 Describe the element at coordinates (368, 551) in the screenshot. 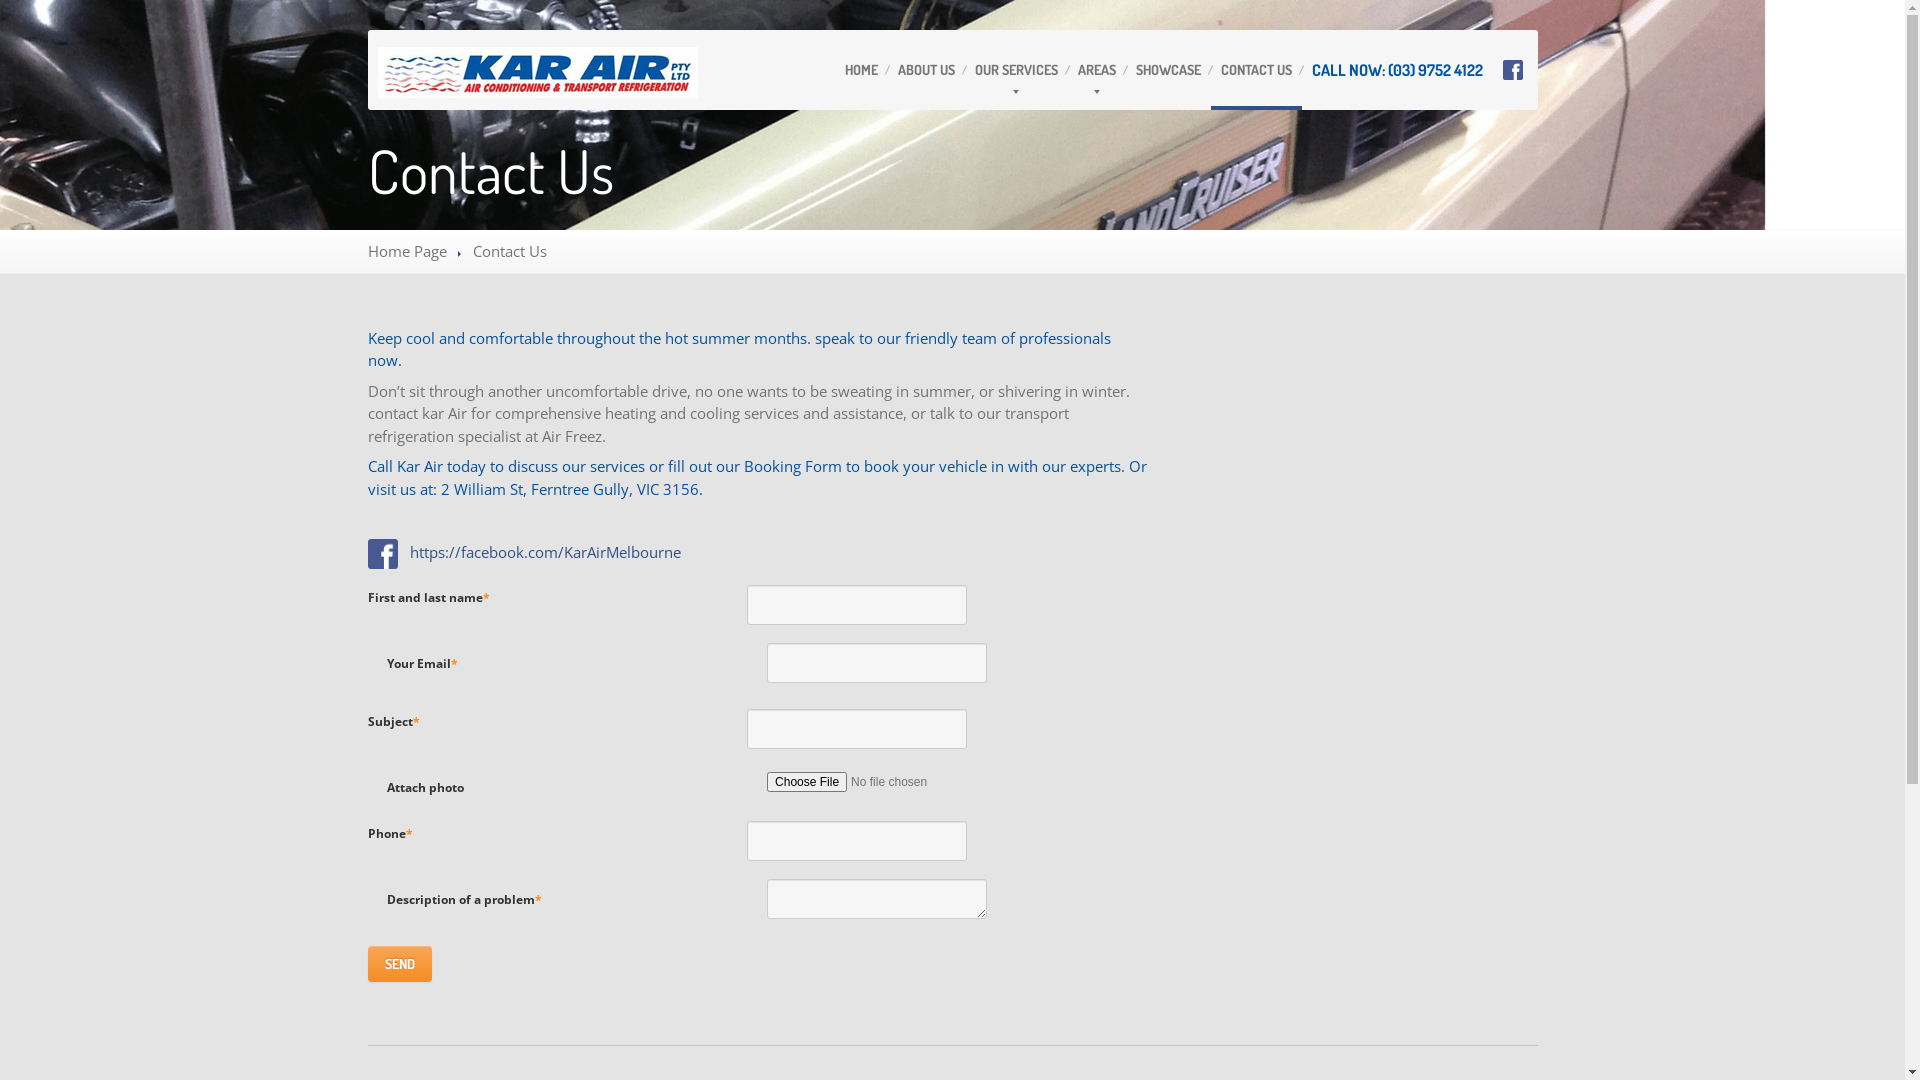

I see `' '` at that location.